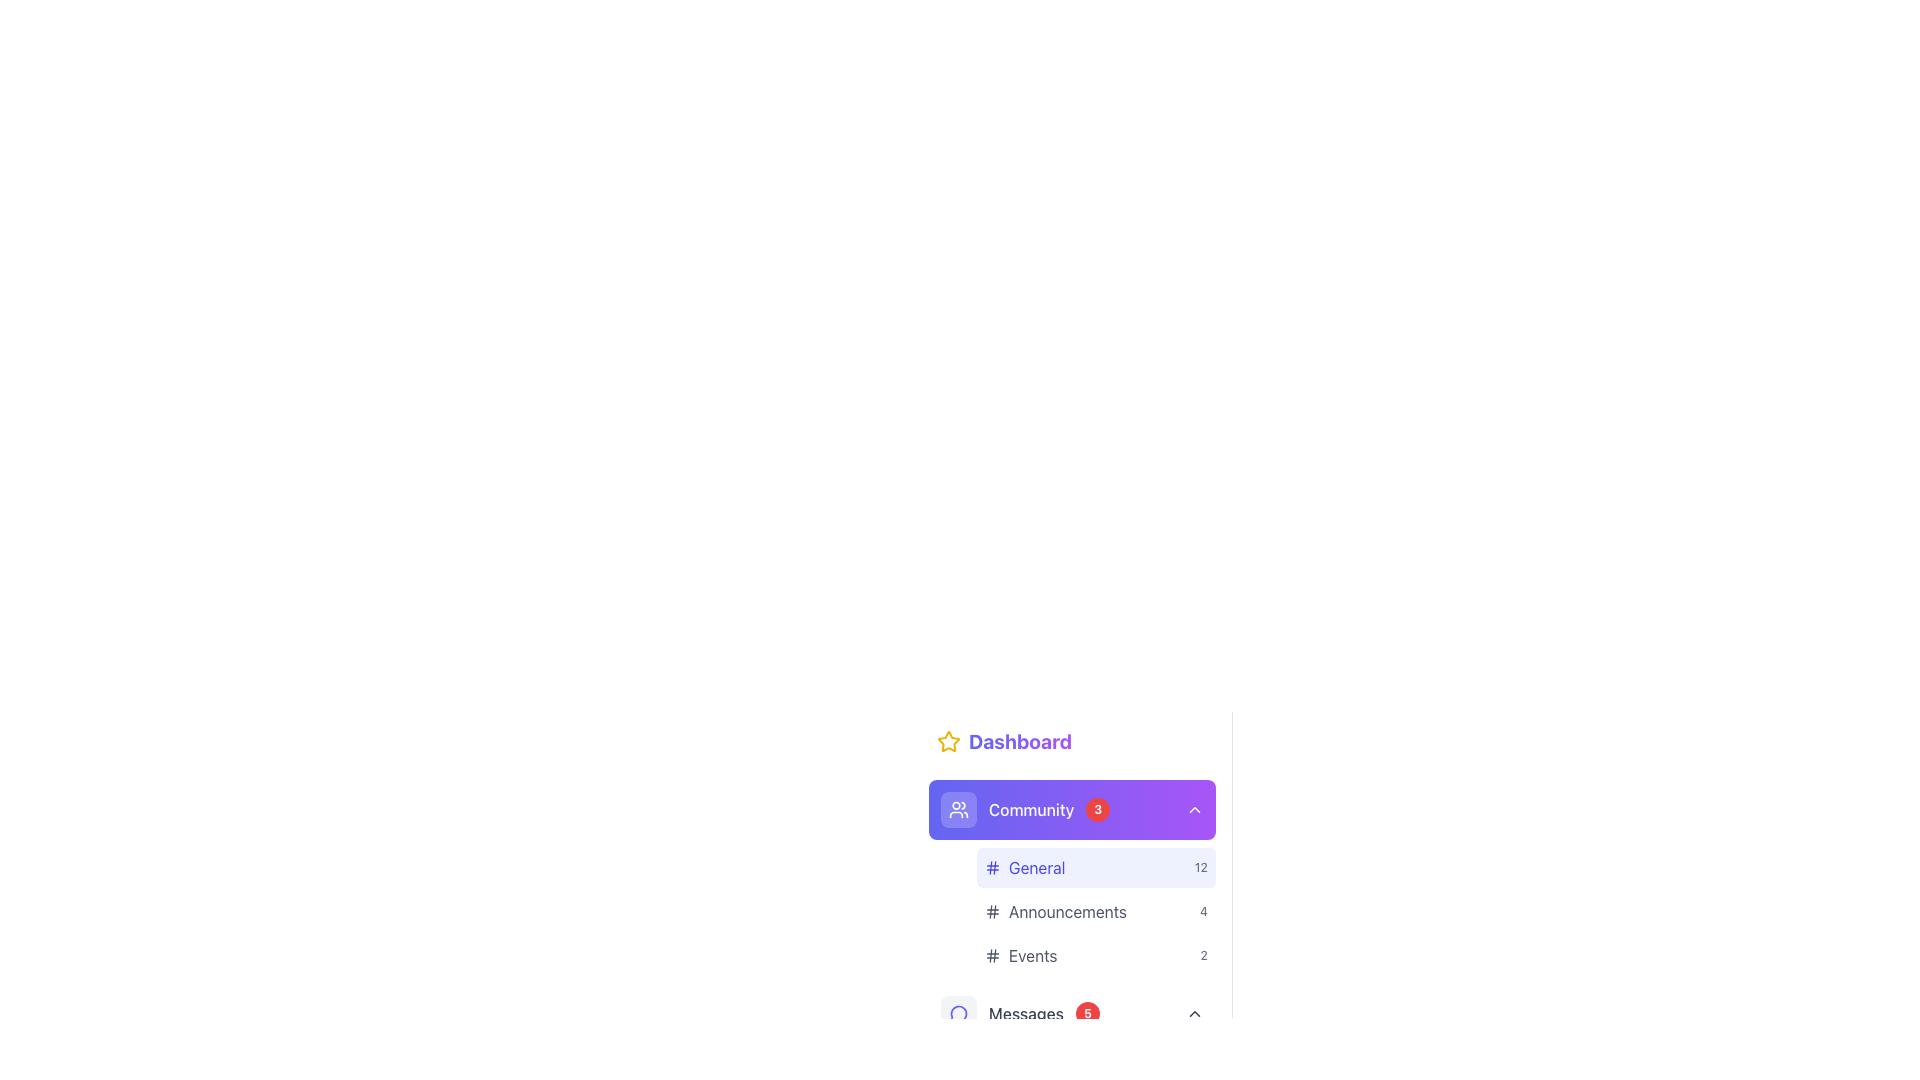  I want to click on text label or header identified as 'Dashboard', which serves as a reference for the current navigation point in the sidebar section, so click(1020, 741).